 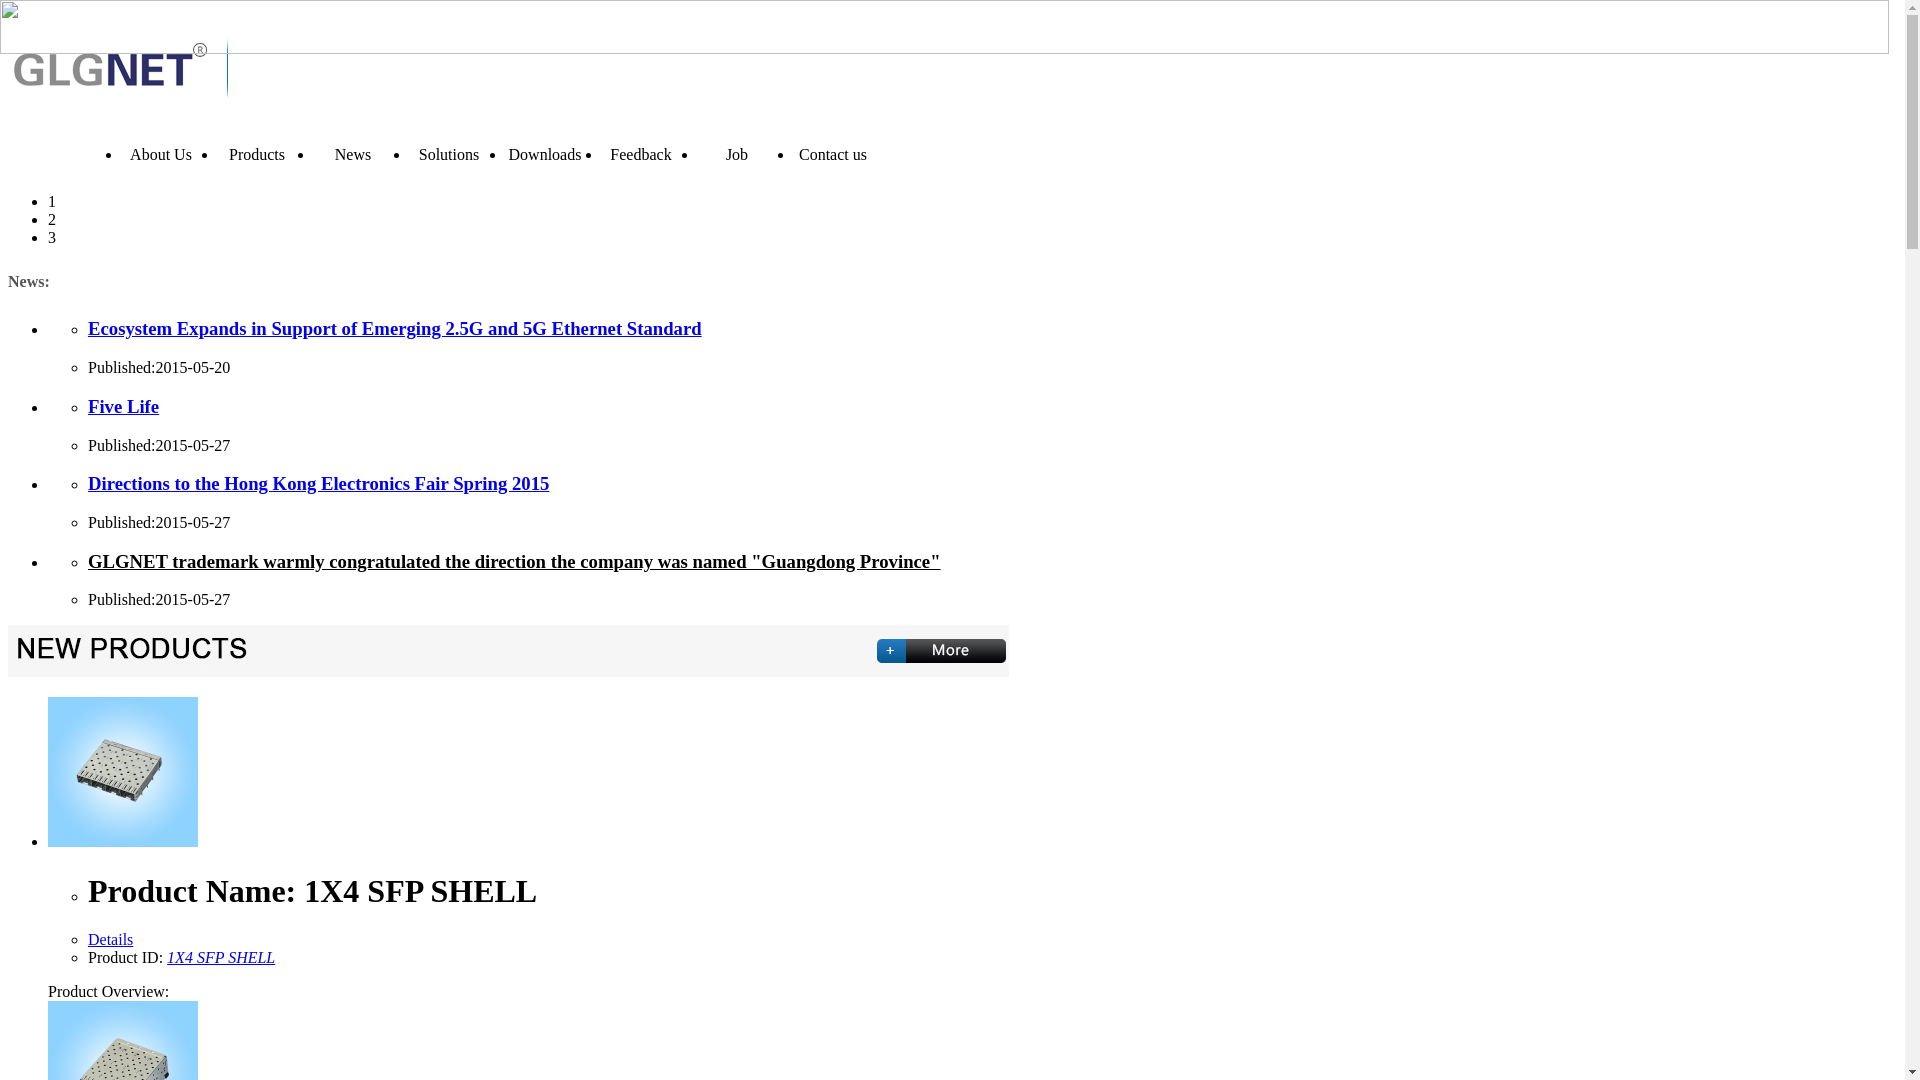 I want to click on 'Directions to the Hong Kong Electronics Fair Spring 2015', so click(x=317, y=483).